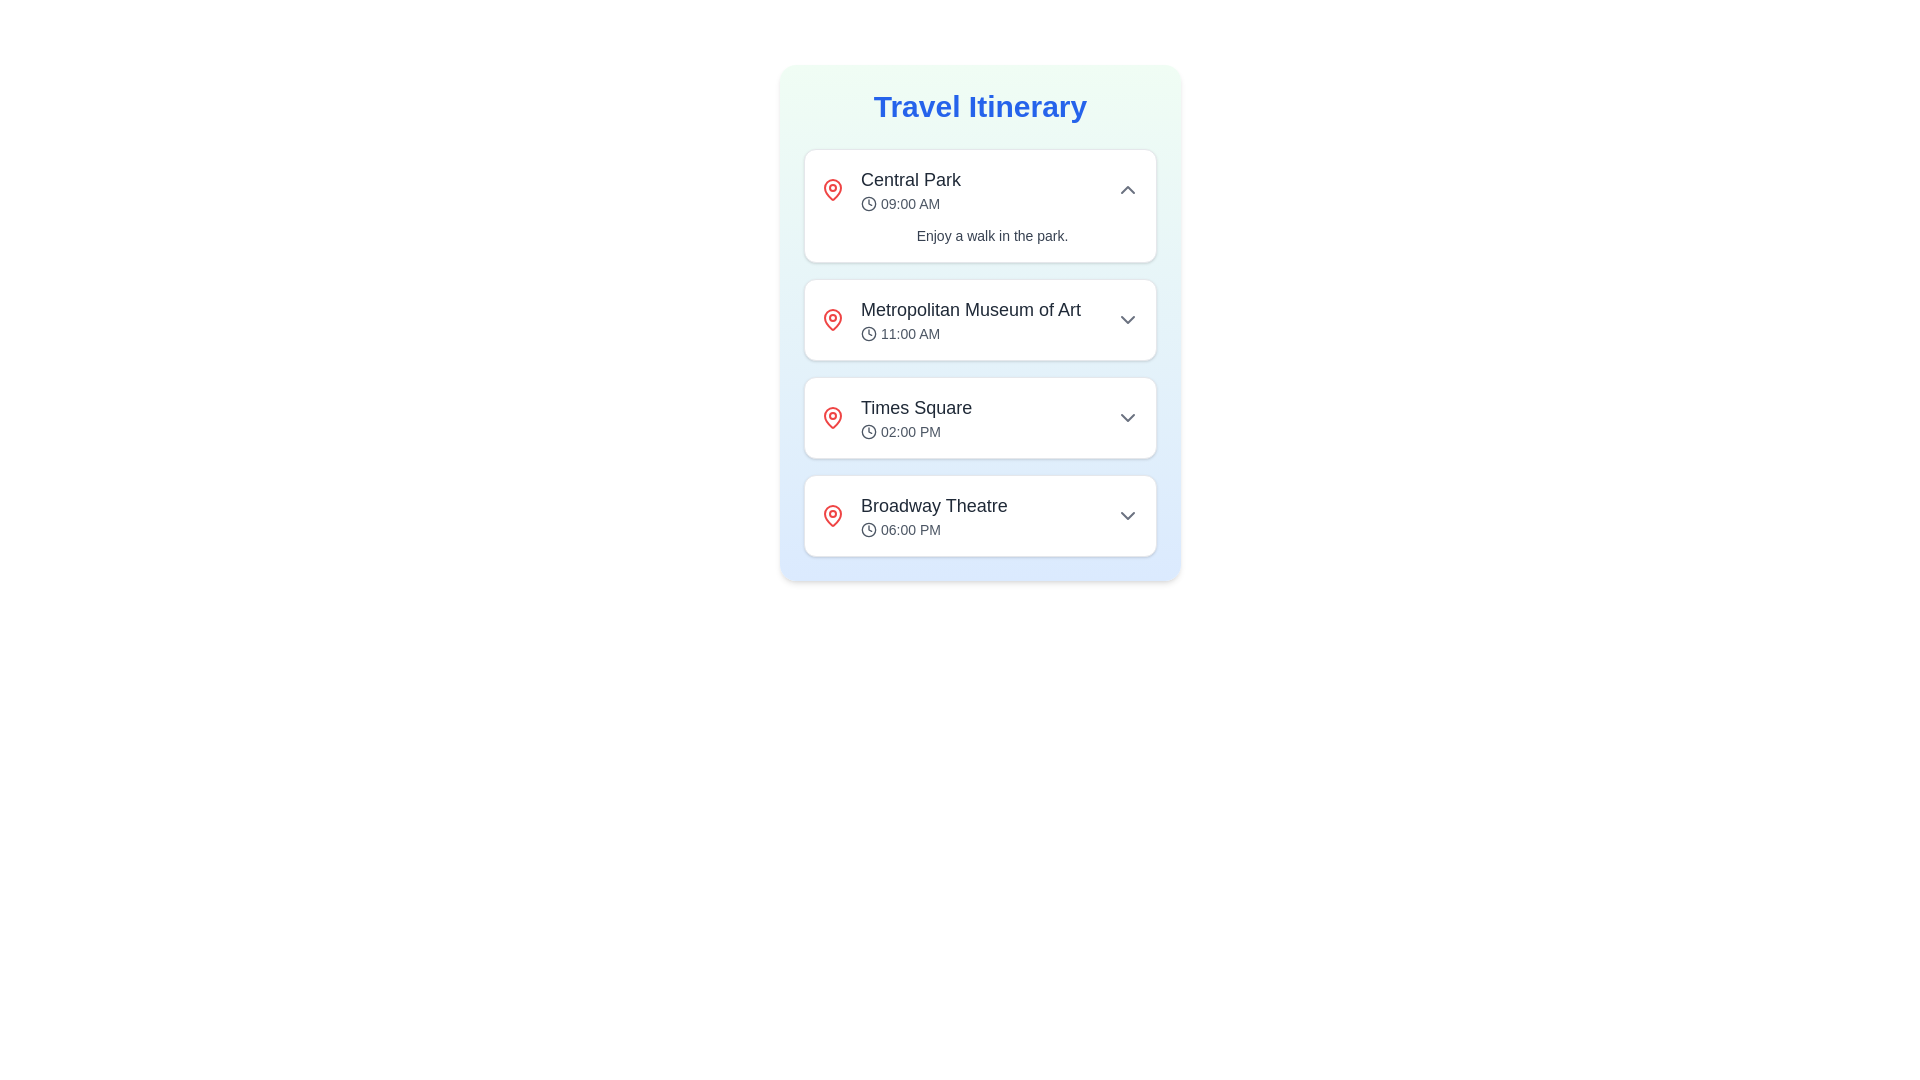 Image resolution: width=1920 pixels, height=1080 pixels. What do you see at coordinates (868, 333) in the screenshot?
I see `the circular graphical element styled as a clock icon within the travel itinerary interface, specifically located under the second itinerary item titled 'Metropolitan Museum of Art' at '11:00 AM'` at bounding box center [868, 333].